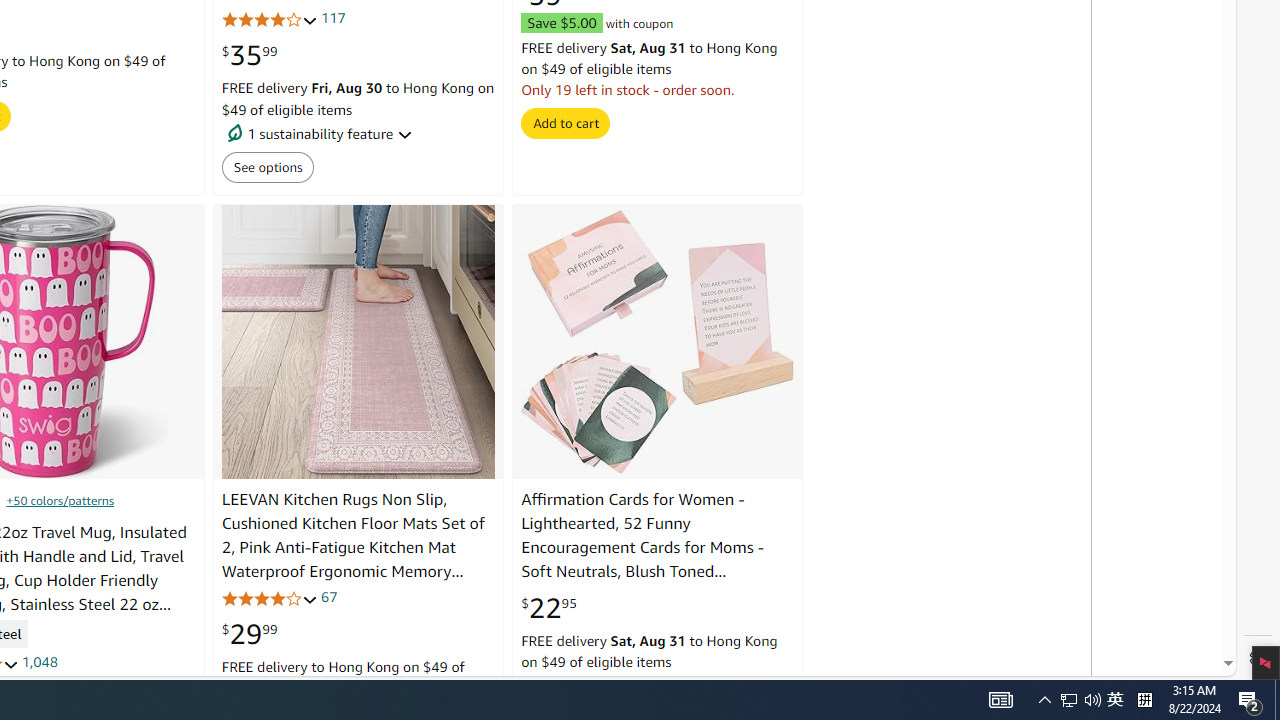 The image size is (1280, 720). I want to click on ' 1 sustainability feature', so click(359, 134).